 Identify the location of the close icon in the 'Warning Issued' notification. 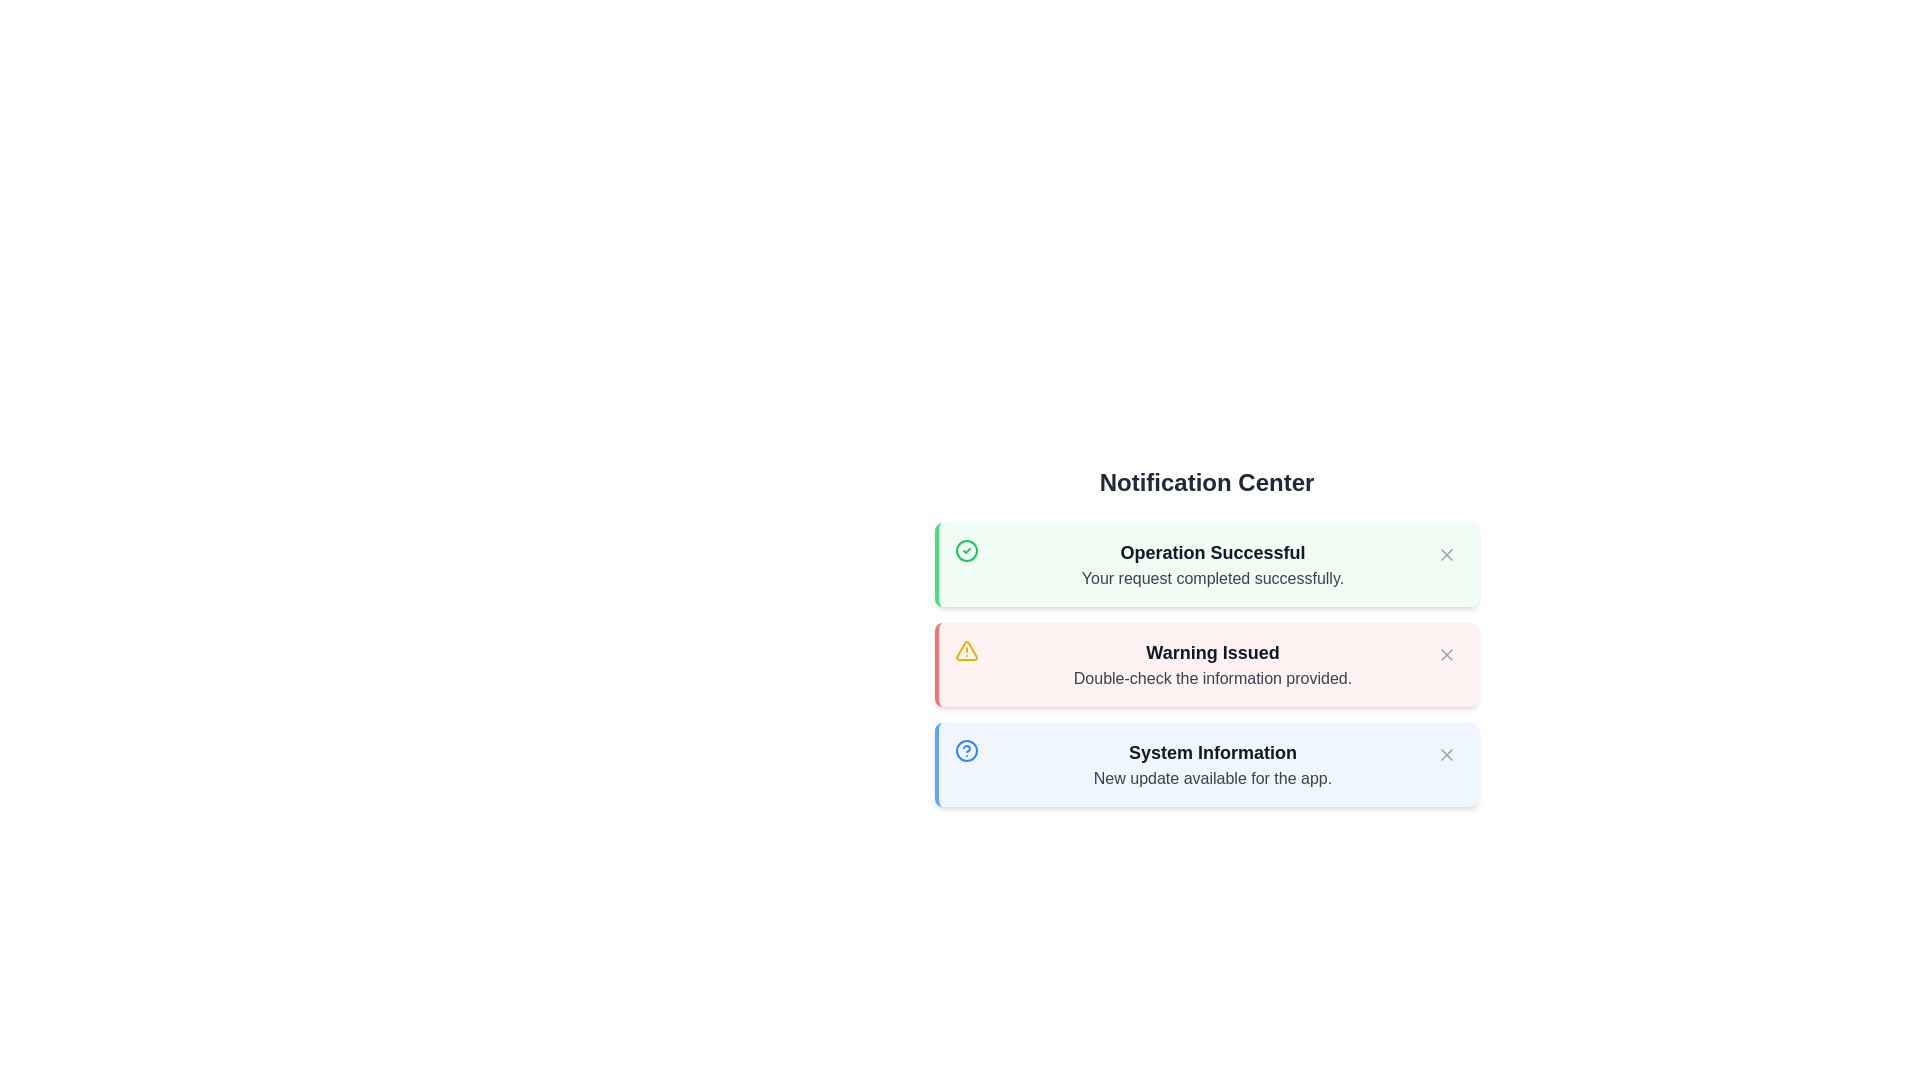
(1446, 655).